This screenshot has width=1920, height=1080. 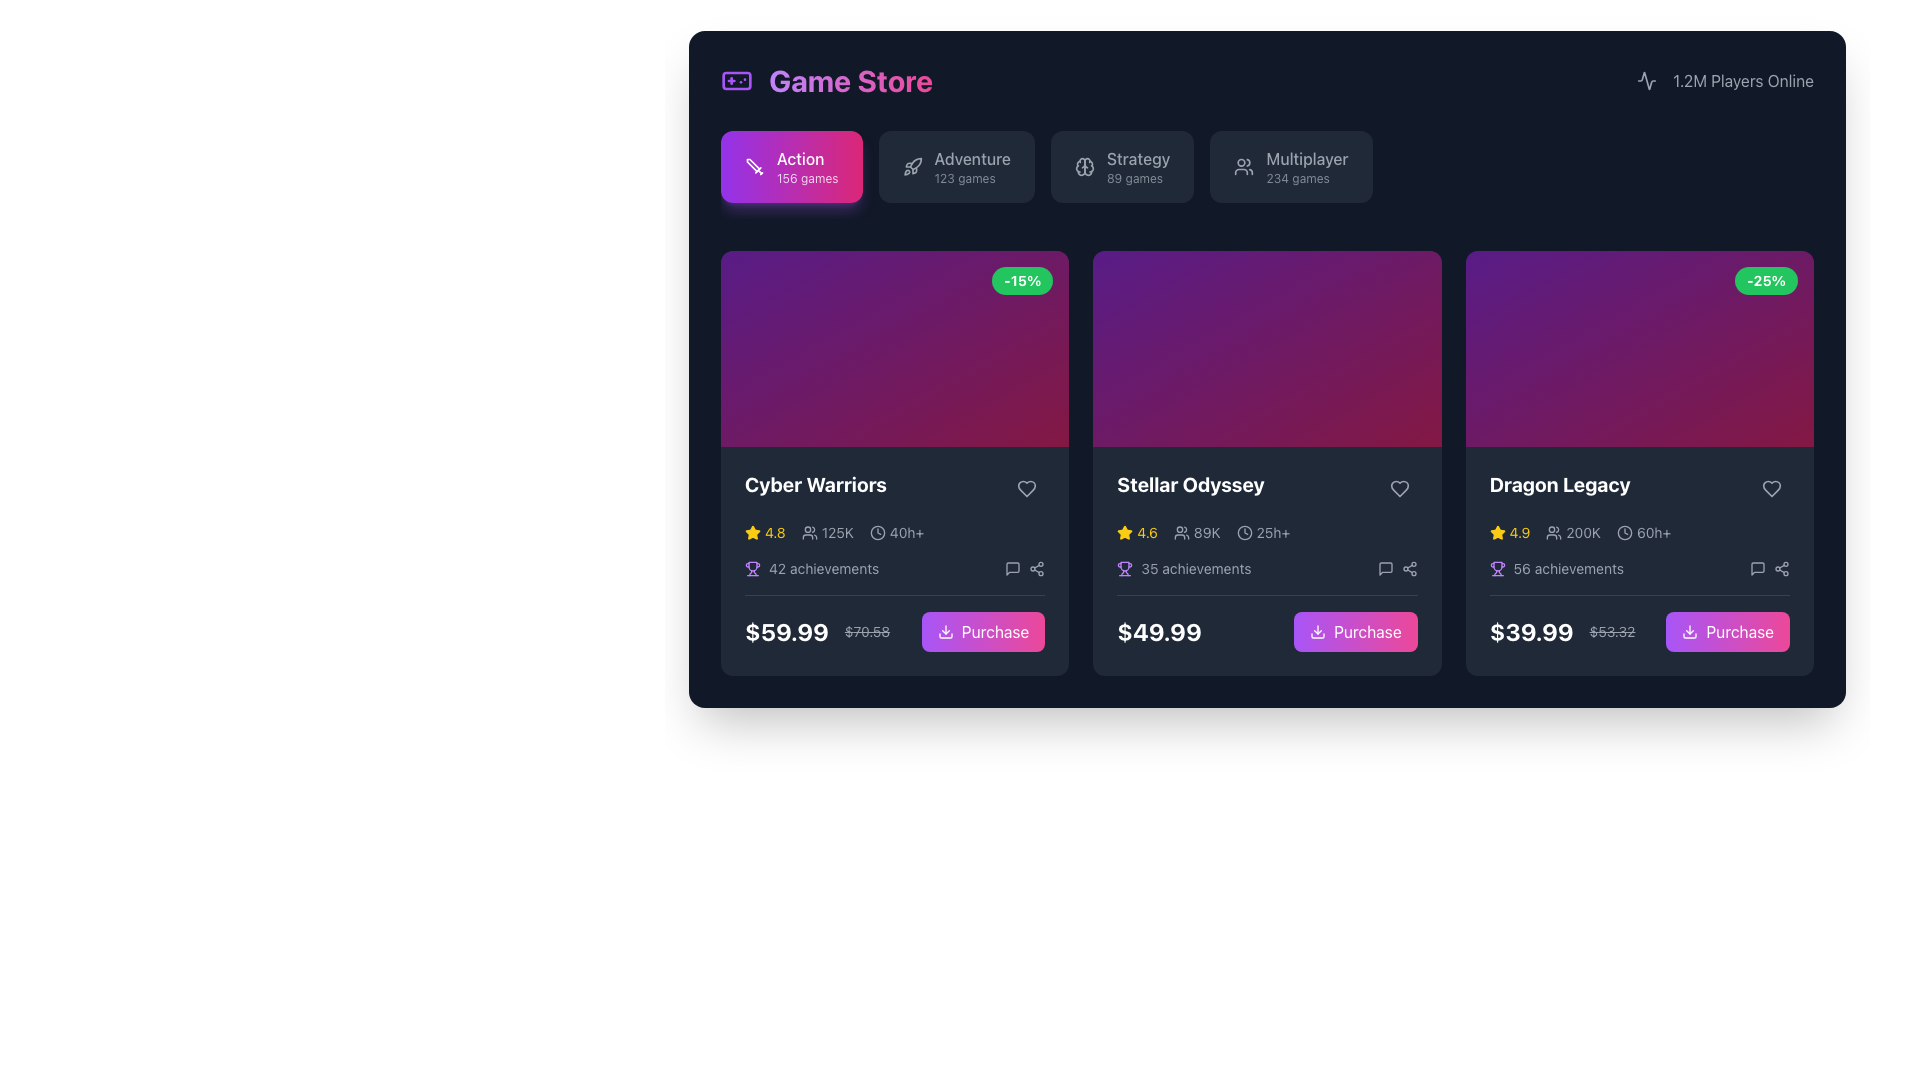 What do you see at coordinates (800, 157) in the screenshot?
I see `the text label displaying 'Action' in medium font weight, styled in white on a gradient purple background, located within the rectangular button labeled 'Action 156 games'` at bounding box center [800, 157].